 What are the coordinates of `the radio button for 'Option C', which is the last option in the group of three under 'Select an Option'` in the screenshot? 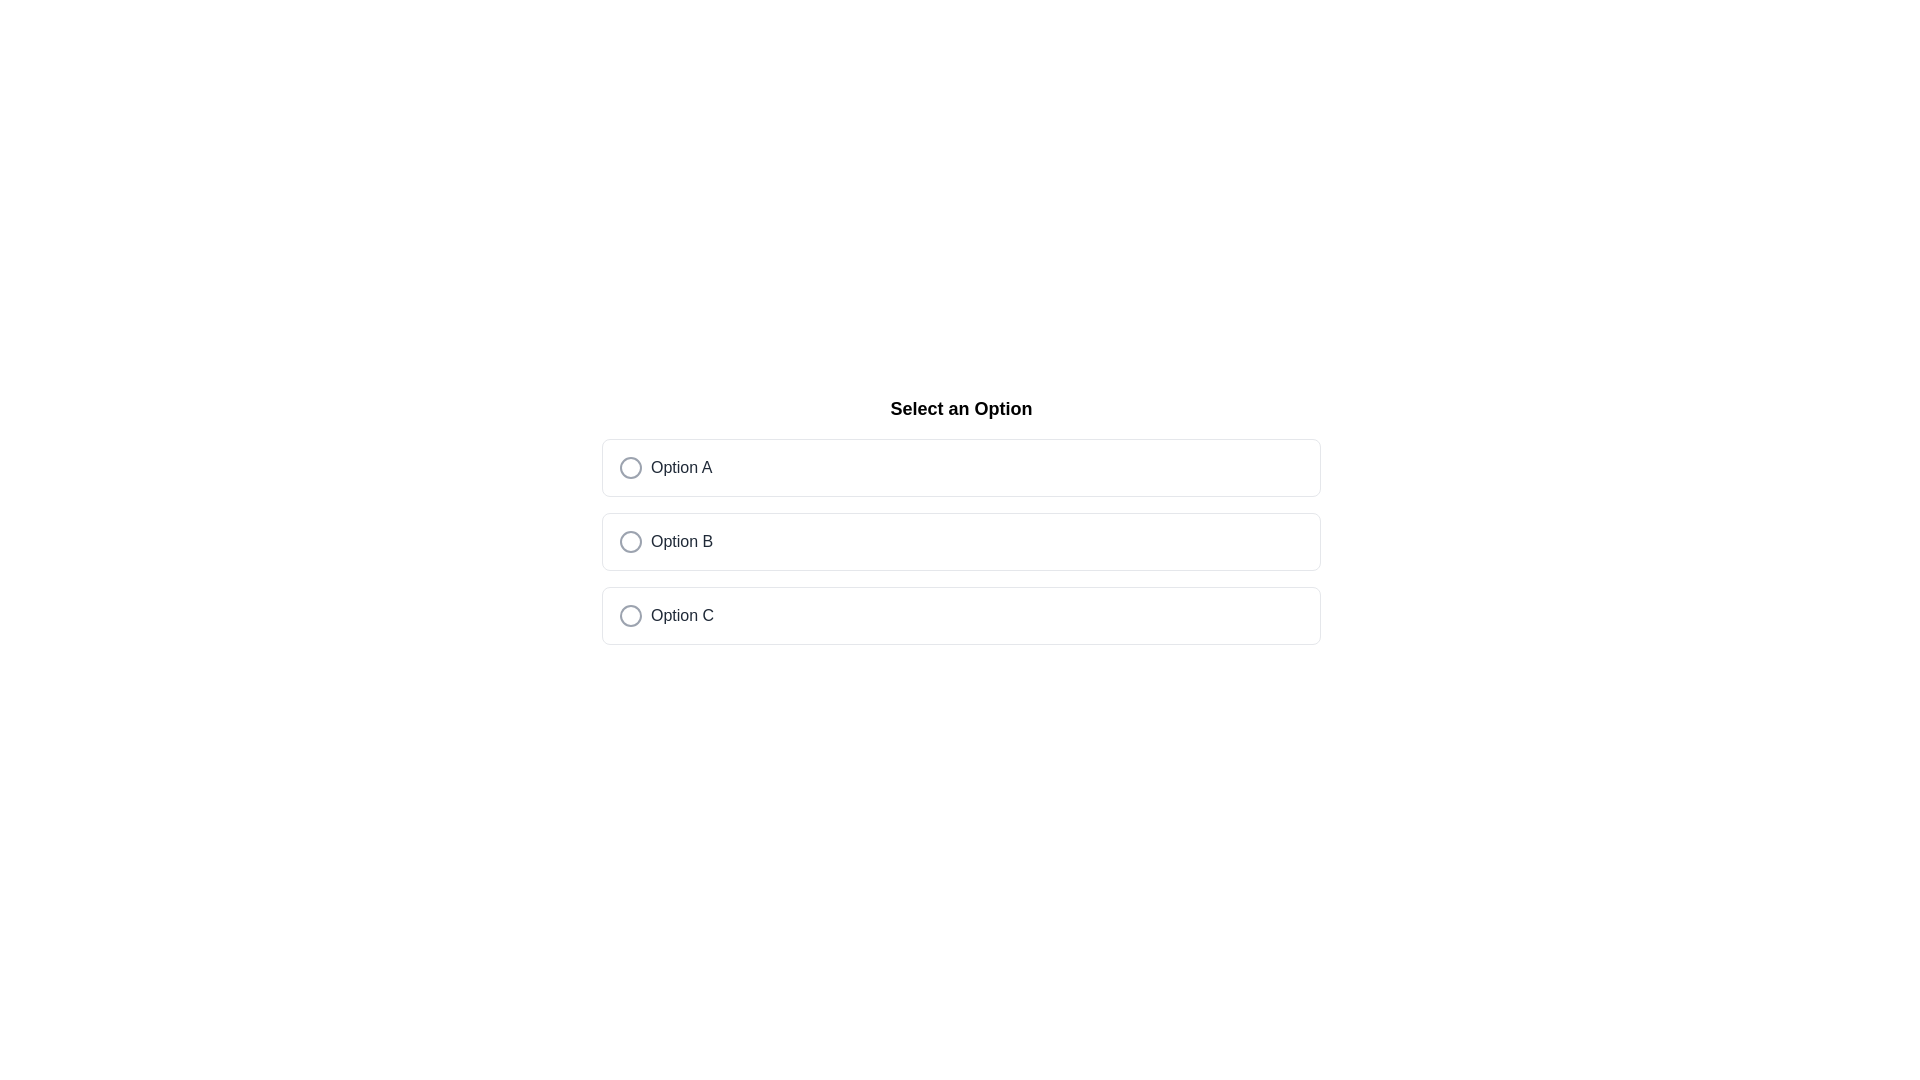 It's located at (961, 615).